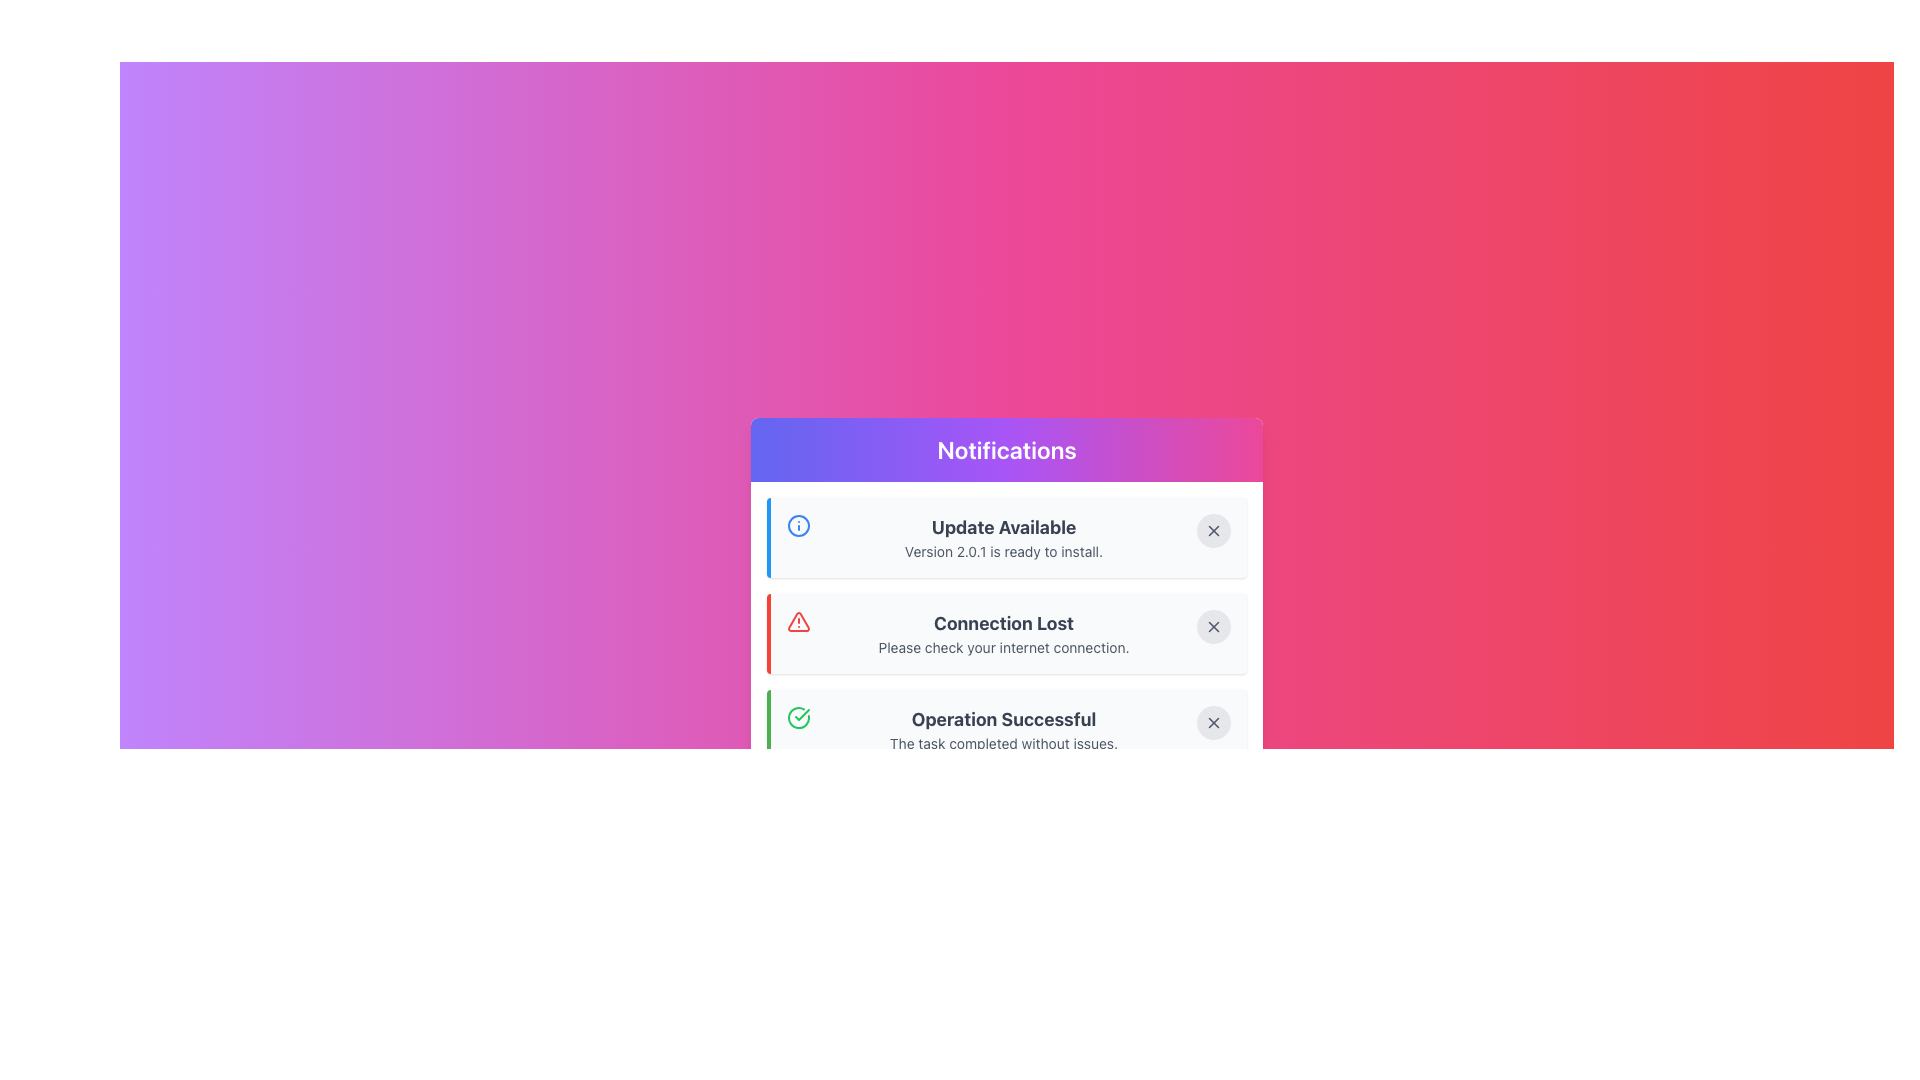 This screenshot has width=1920, height=1080. What do you see at coordinates (1003, 551) in the screenshot?
I see `information text displaying the message 'Version 2.0.1 is ready to install.' located below the 'Update Available' heading in the notification card` at bounding box center [1003, 551].